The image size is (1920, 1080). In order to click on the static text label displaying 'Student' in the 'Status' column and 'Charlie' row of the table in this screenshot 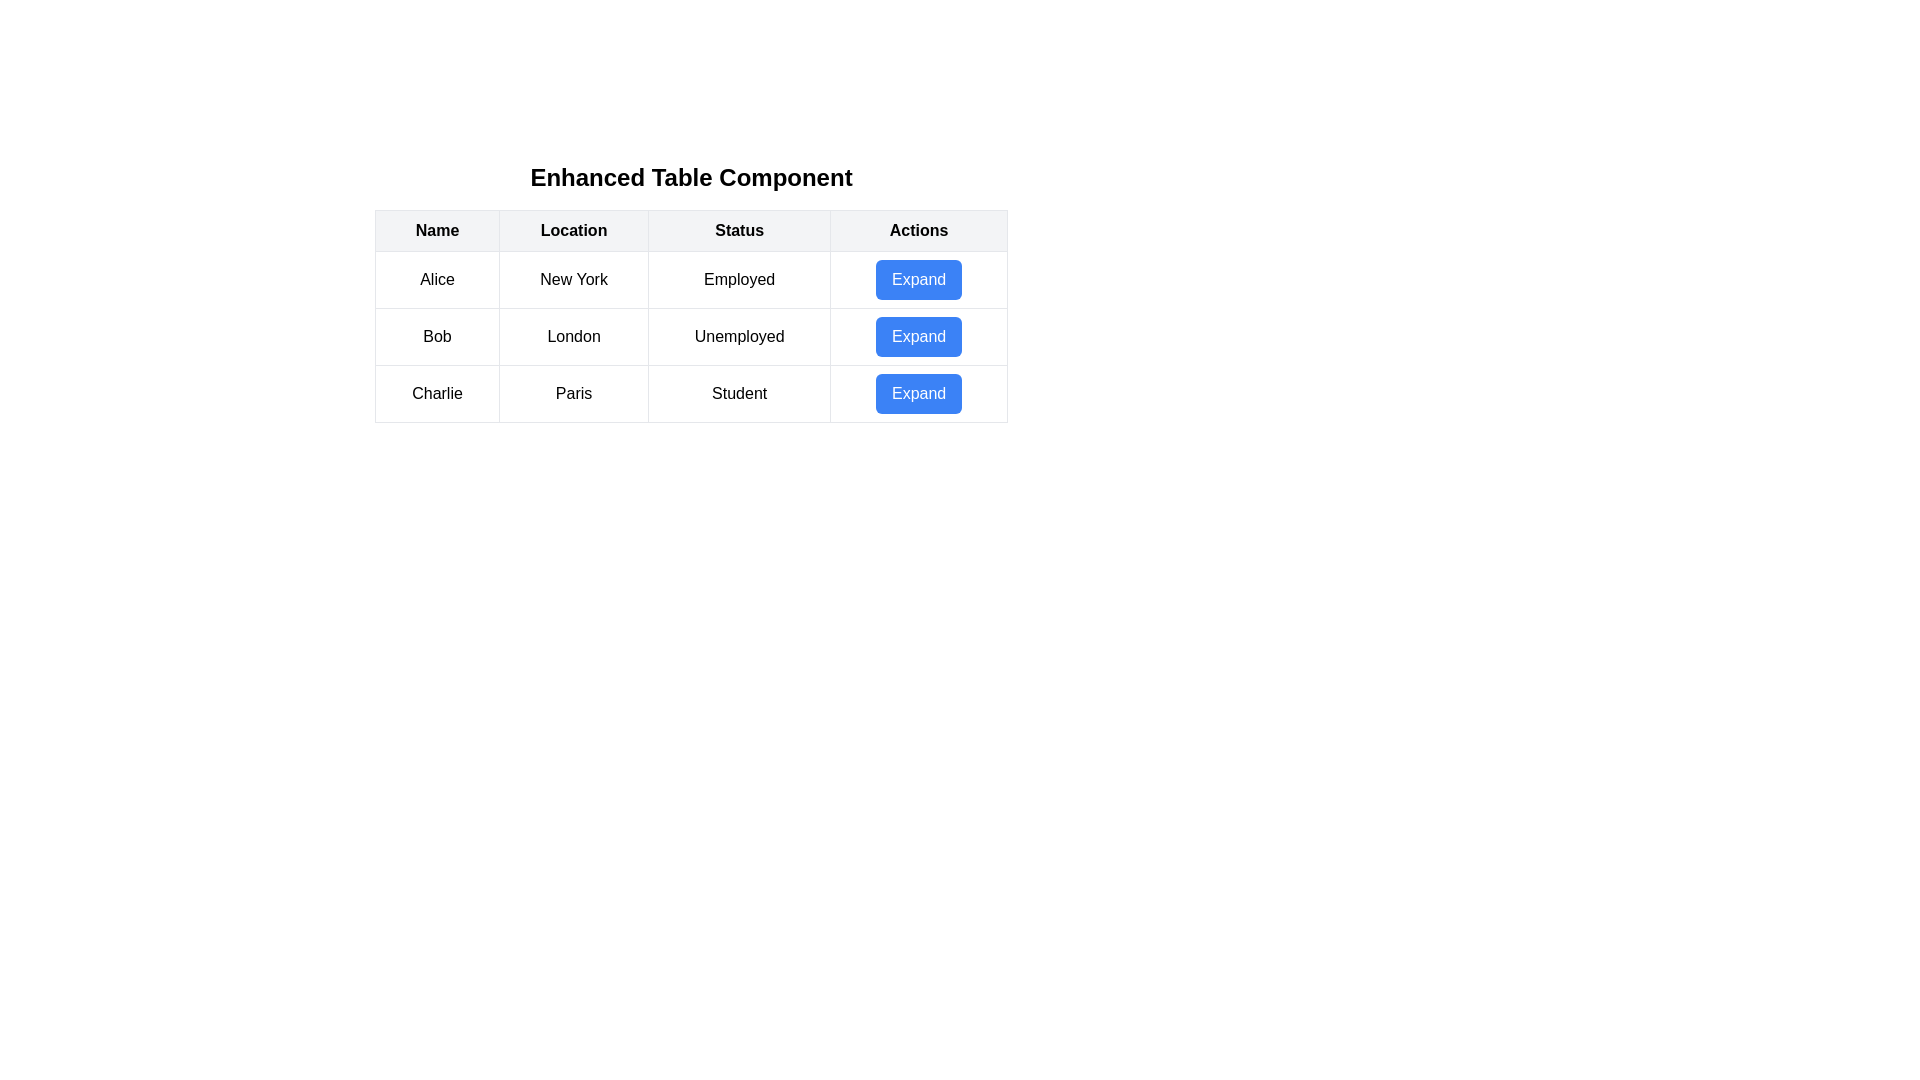, I will do `click(738, 393)`.